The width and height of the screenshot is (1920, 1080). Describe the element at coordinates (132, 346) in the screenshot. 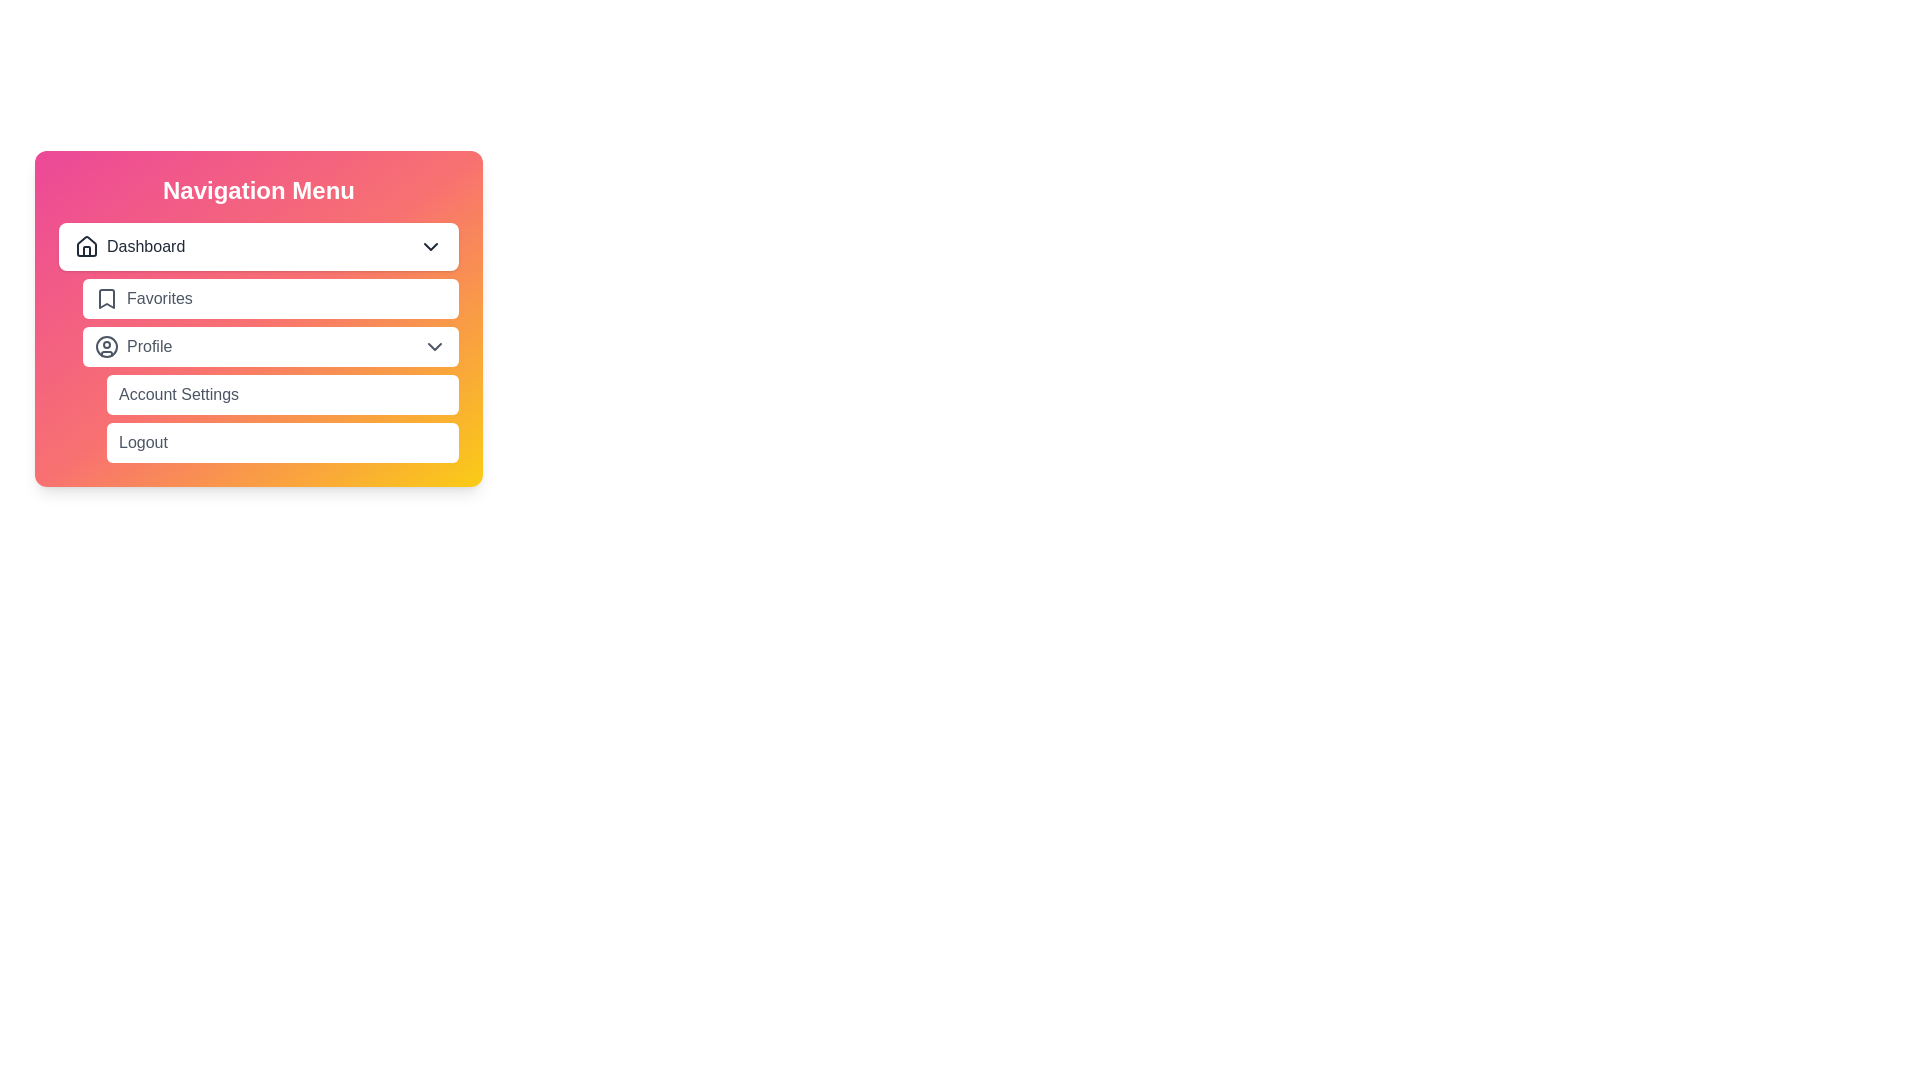

I see `the 'Profile' text label in the vertical navigation menu` at that location.